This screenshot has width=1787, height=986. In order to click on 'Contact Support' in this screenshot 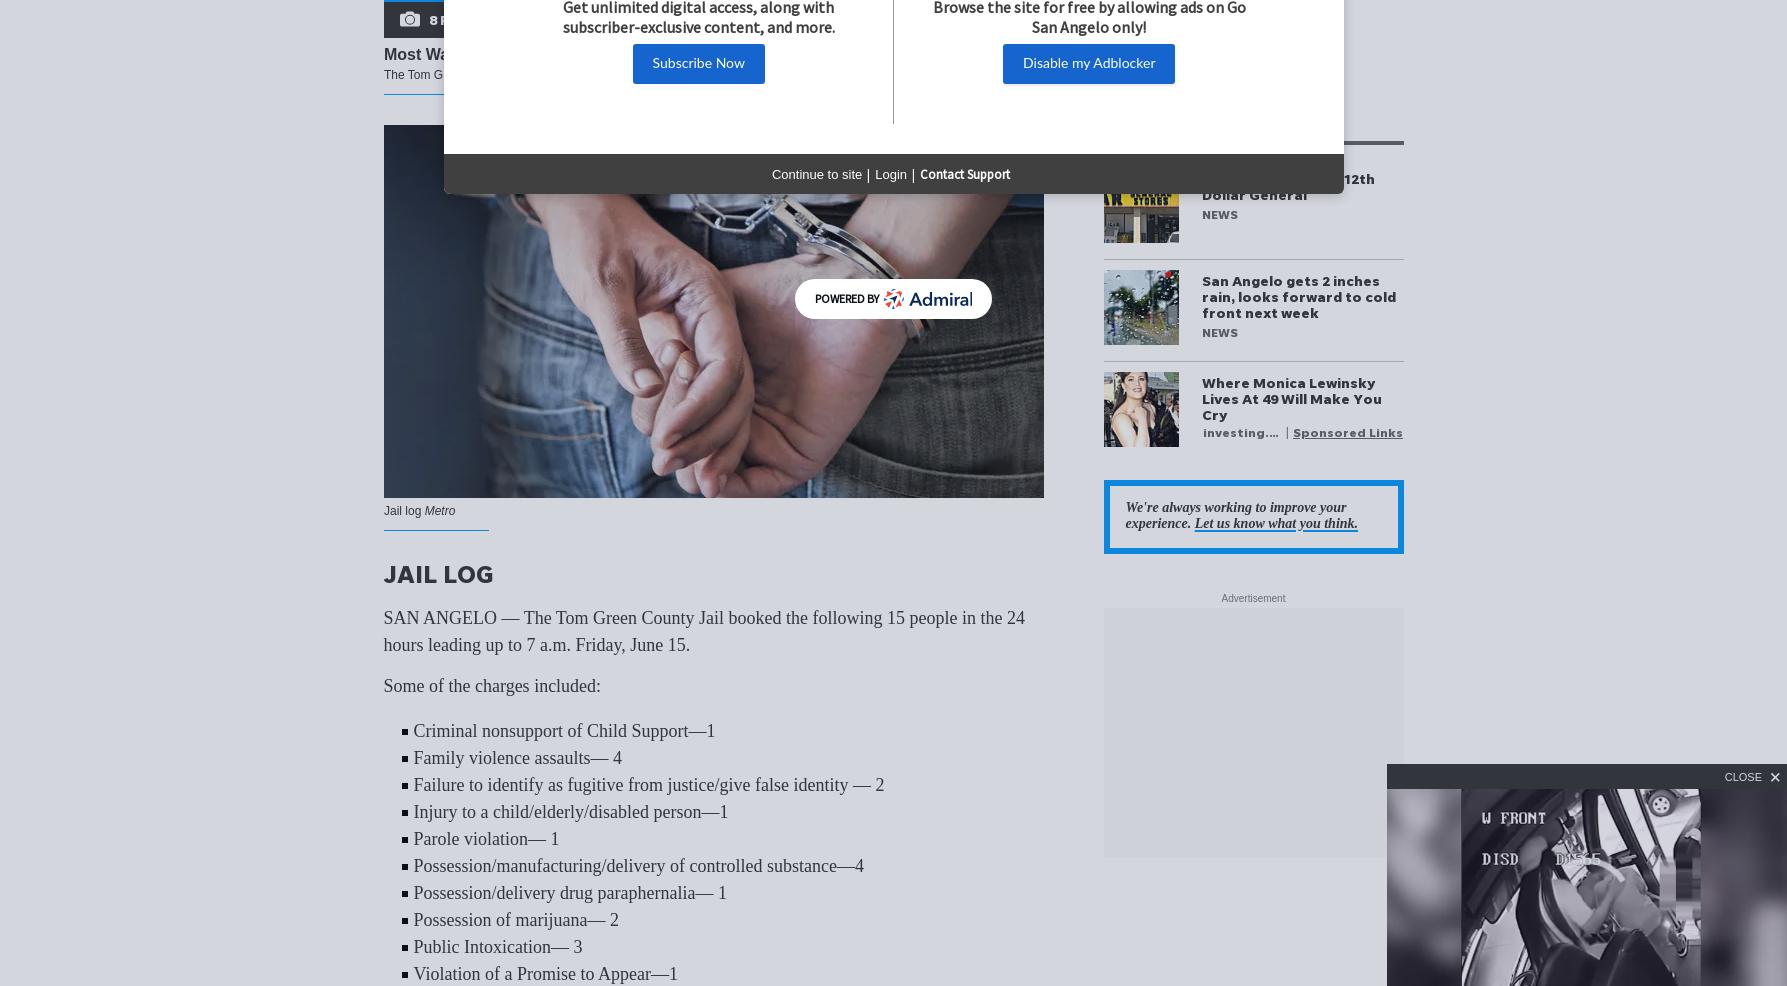, I will do `click(963, 172)`.